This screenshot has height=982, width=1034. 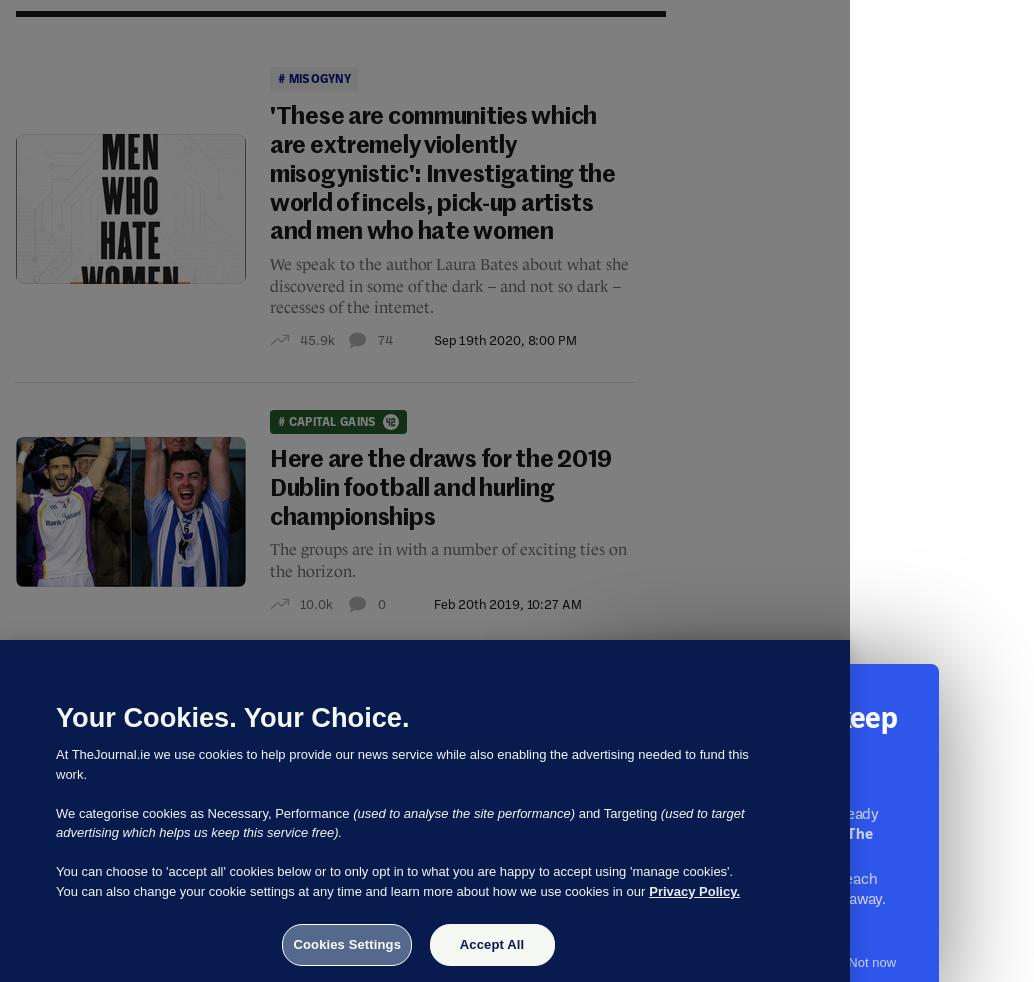 I want to click on 'For the price of one cup of coffee each week you can help keep paywalls away.', so click(x=755, y=887).